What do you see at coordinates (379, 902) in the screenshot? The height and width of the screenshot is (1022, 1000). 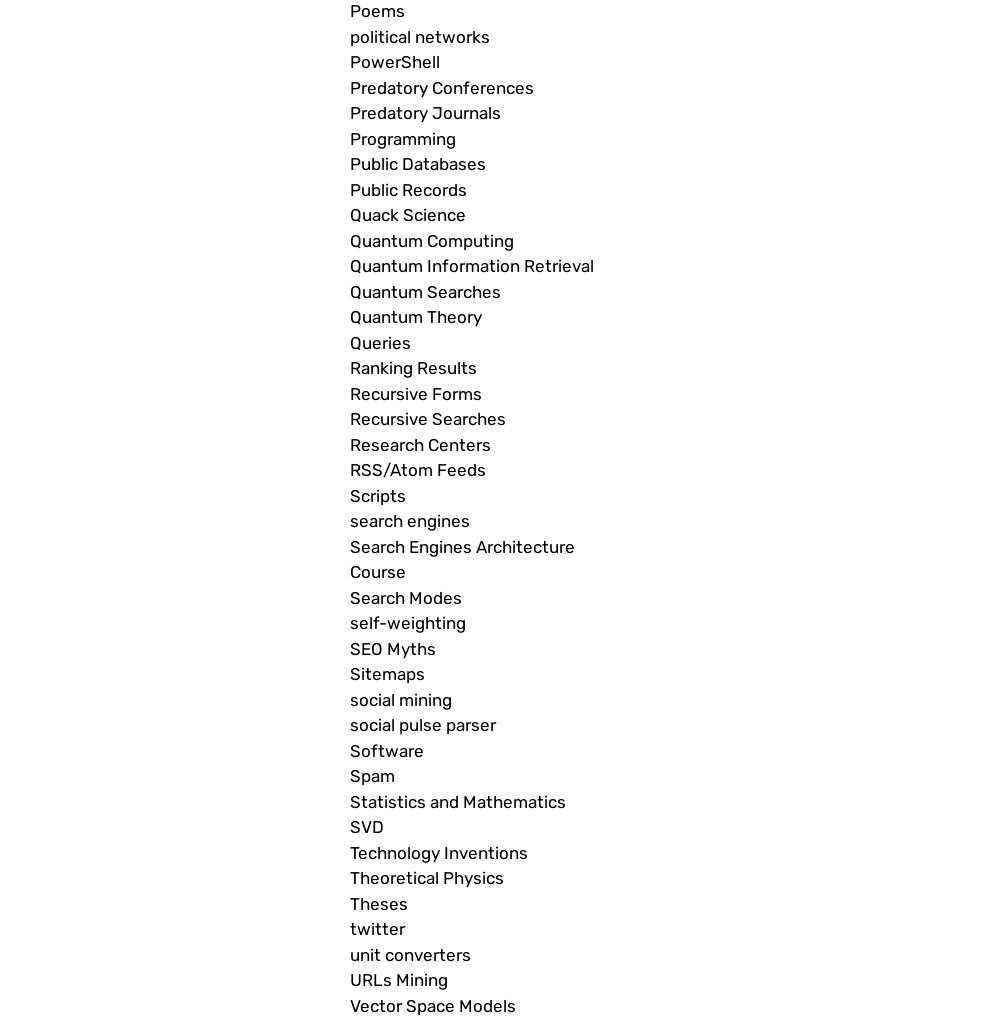 I see `'Theses'` at bounding box center [379, 902].